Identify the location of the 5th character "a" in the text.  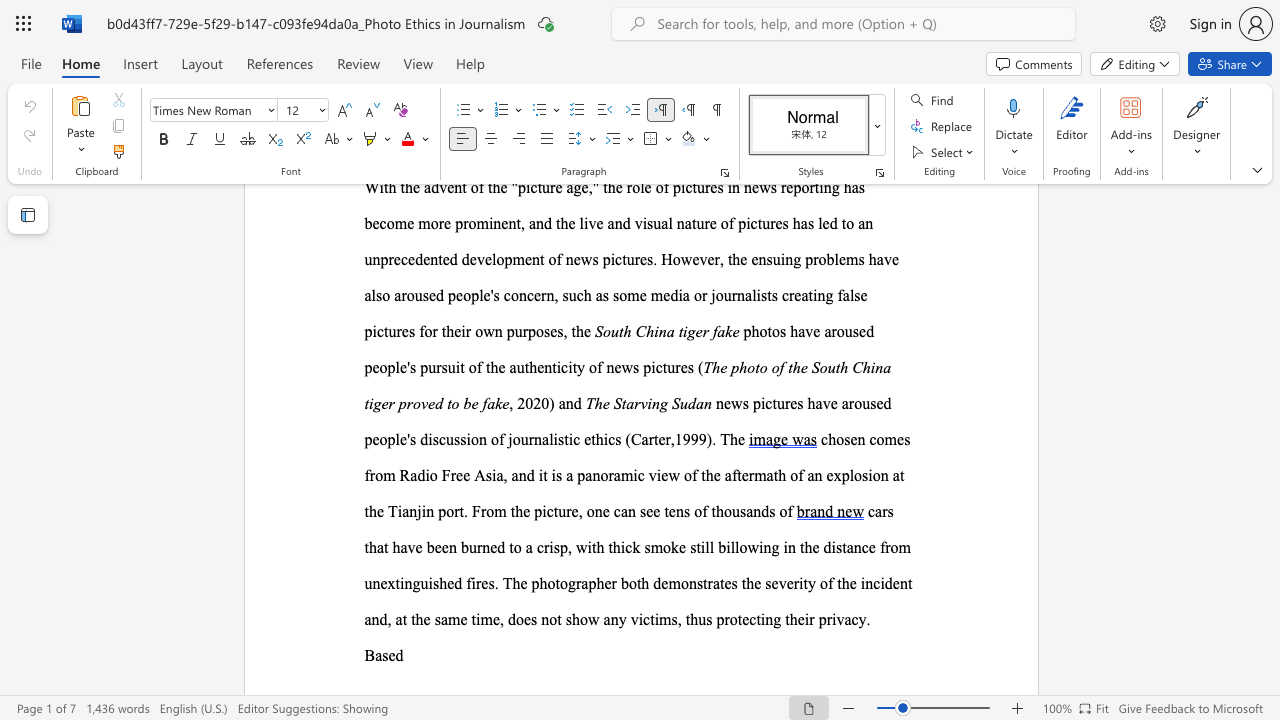
(850, 547).